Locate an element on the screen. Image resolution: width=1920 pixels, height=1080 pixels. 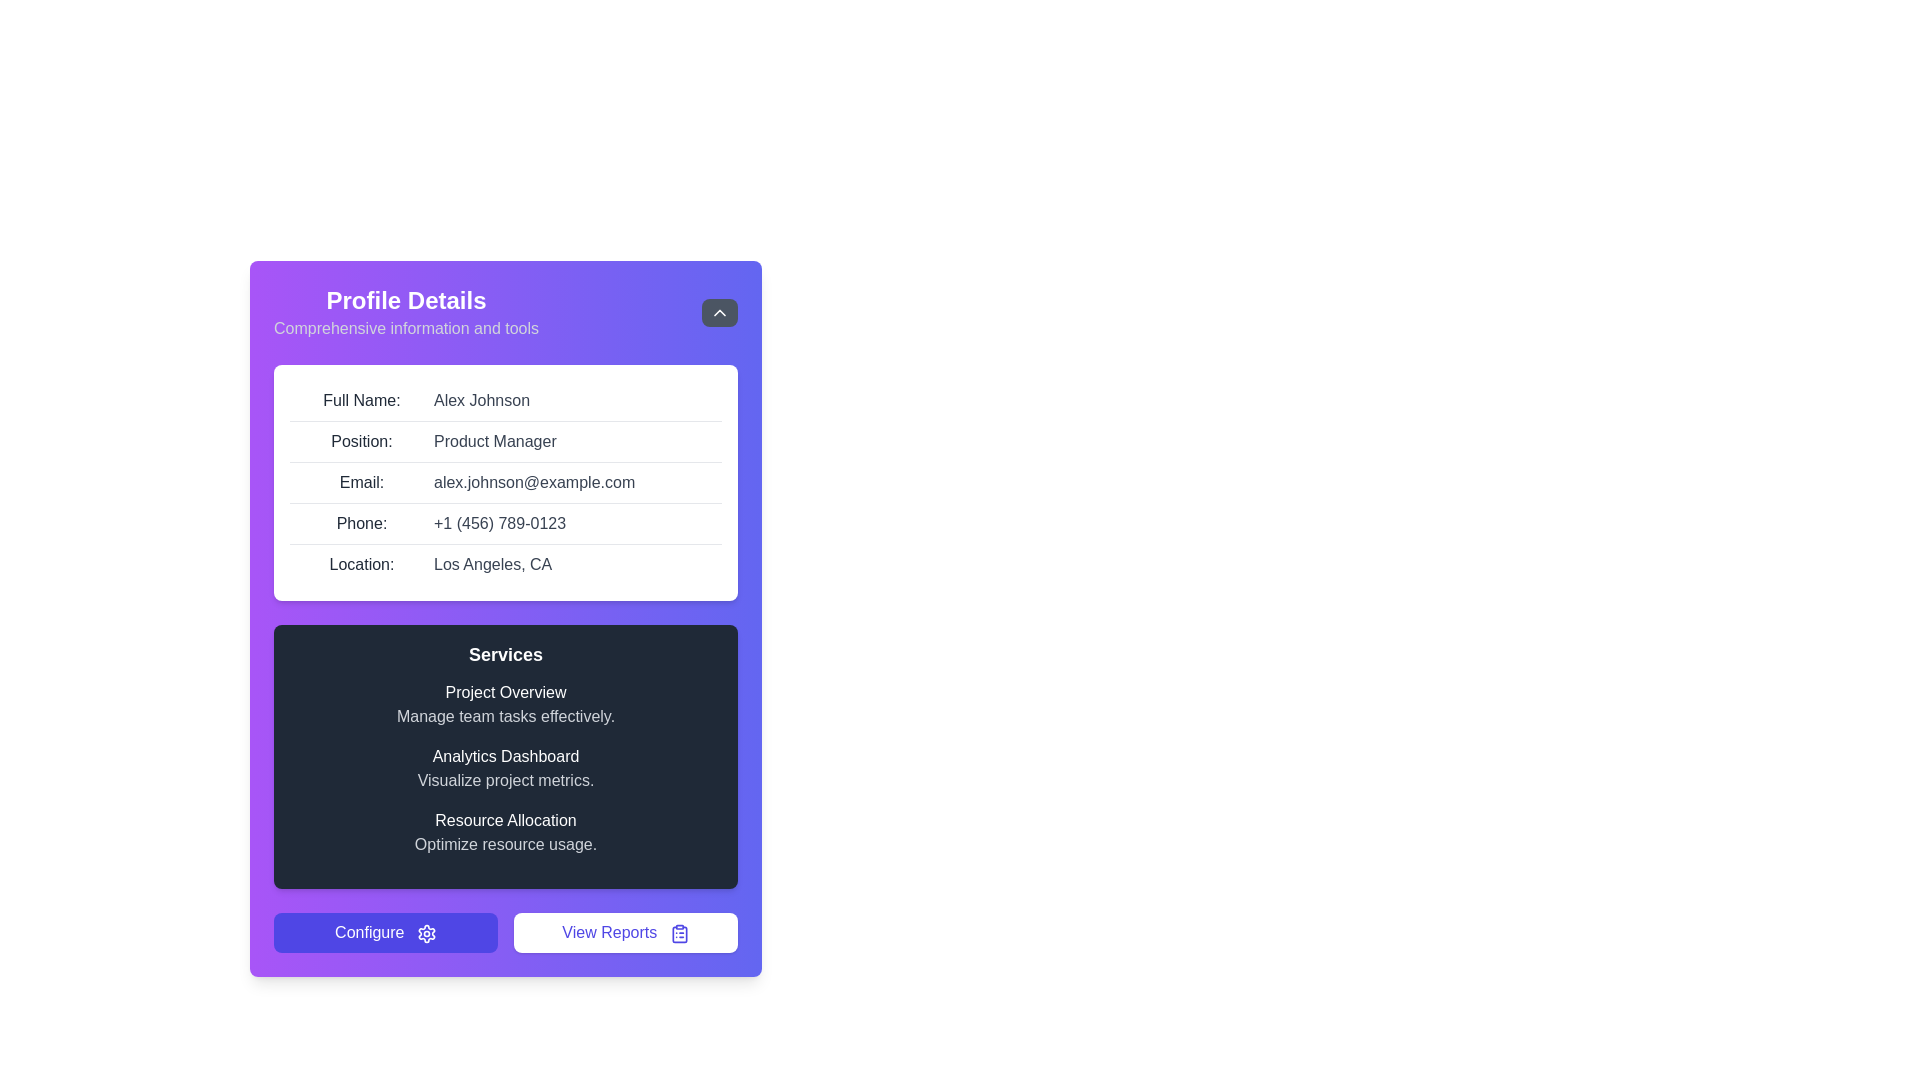
the text label pair displaying 'Los Angeles, CA' under the label 'Location:' in the profile details section is located at coordinates (505, 564).